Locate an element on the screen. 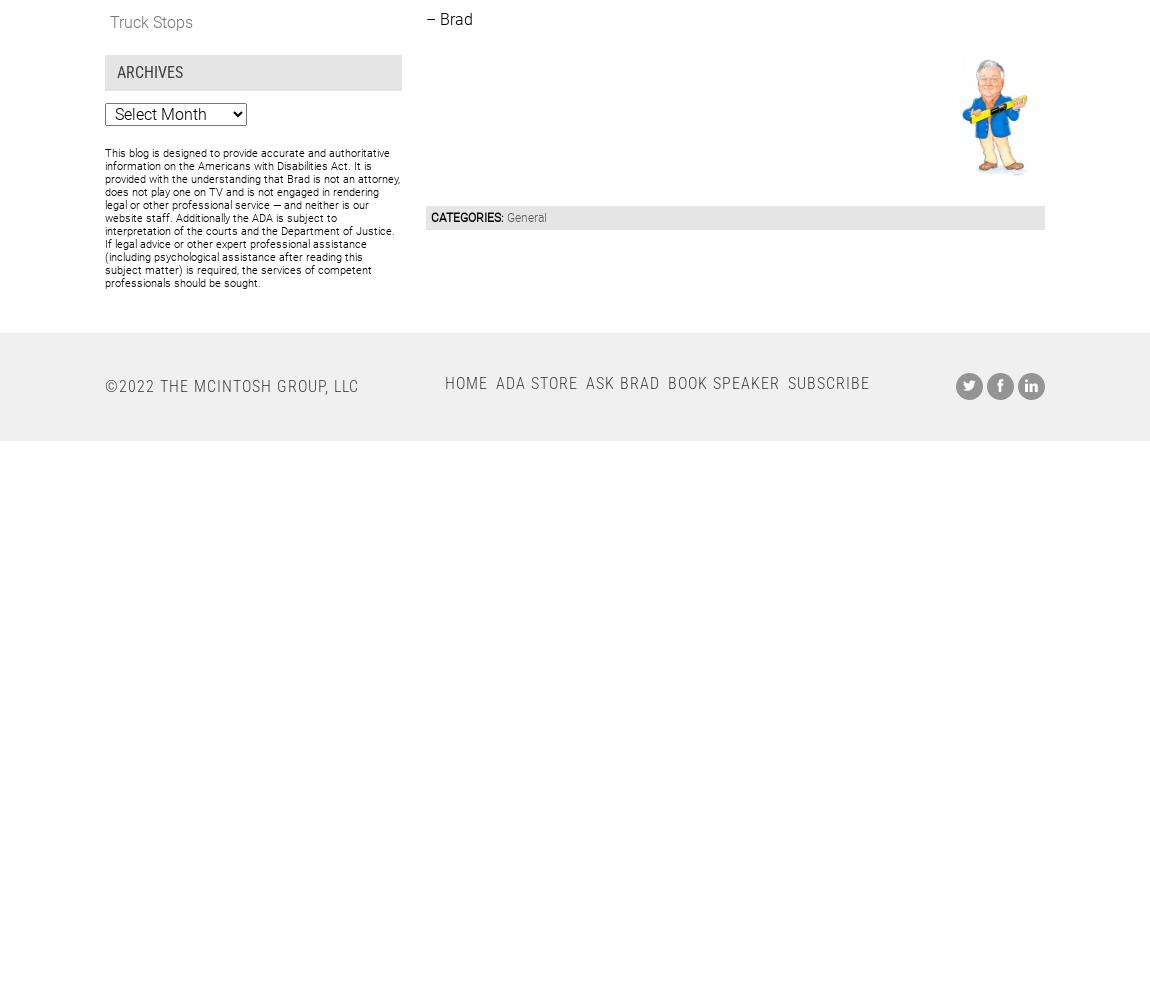  'Truck Stops' is located at coordinates (150, 21).